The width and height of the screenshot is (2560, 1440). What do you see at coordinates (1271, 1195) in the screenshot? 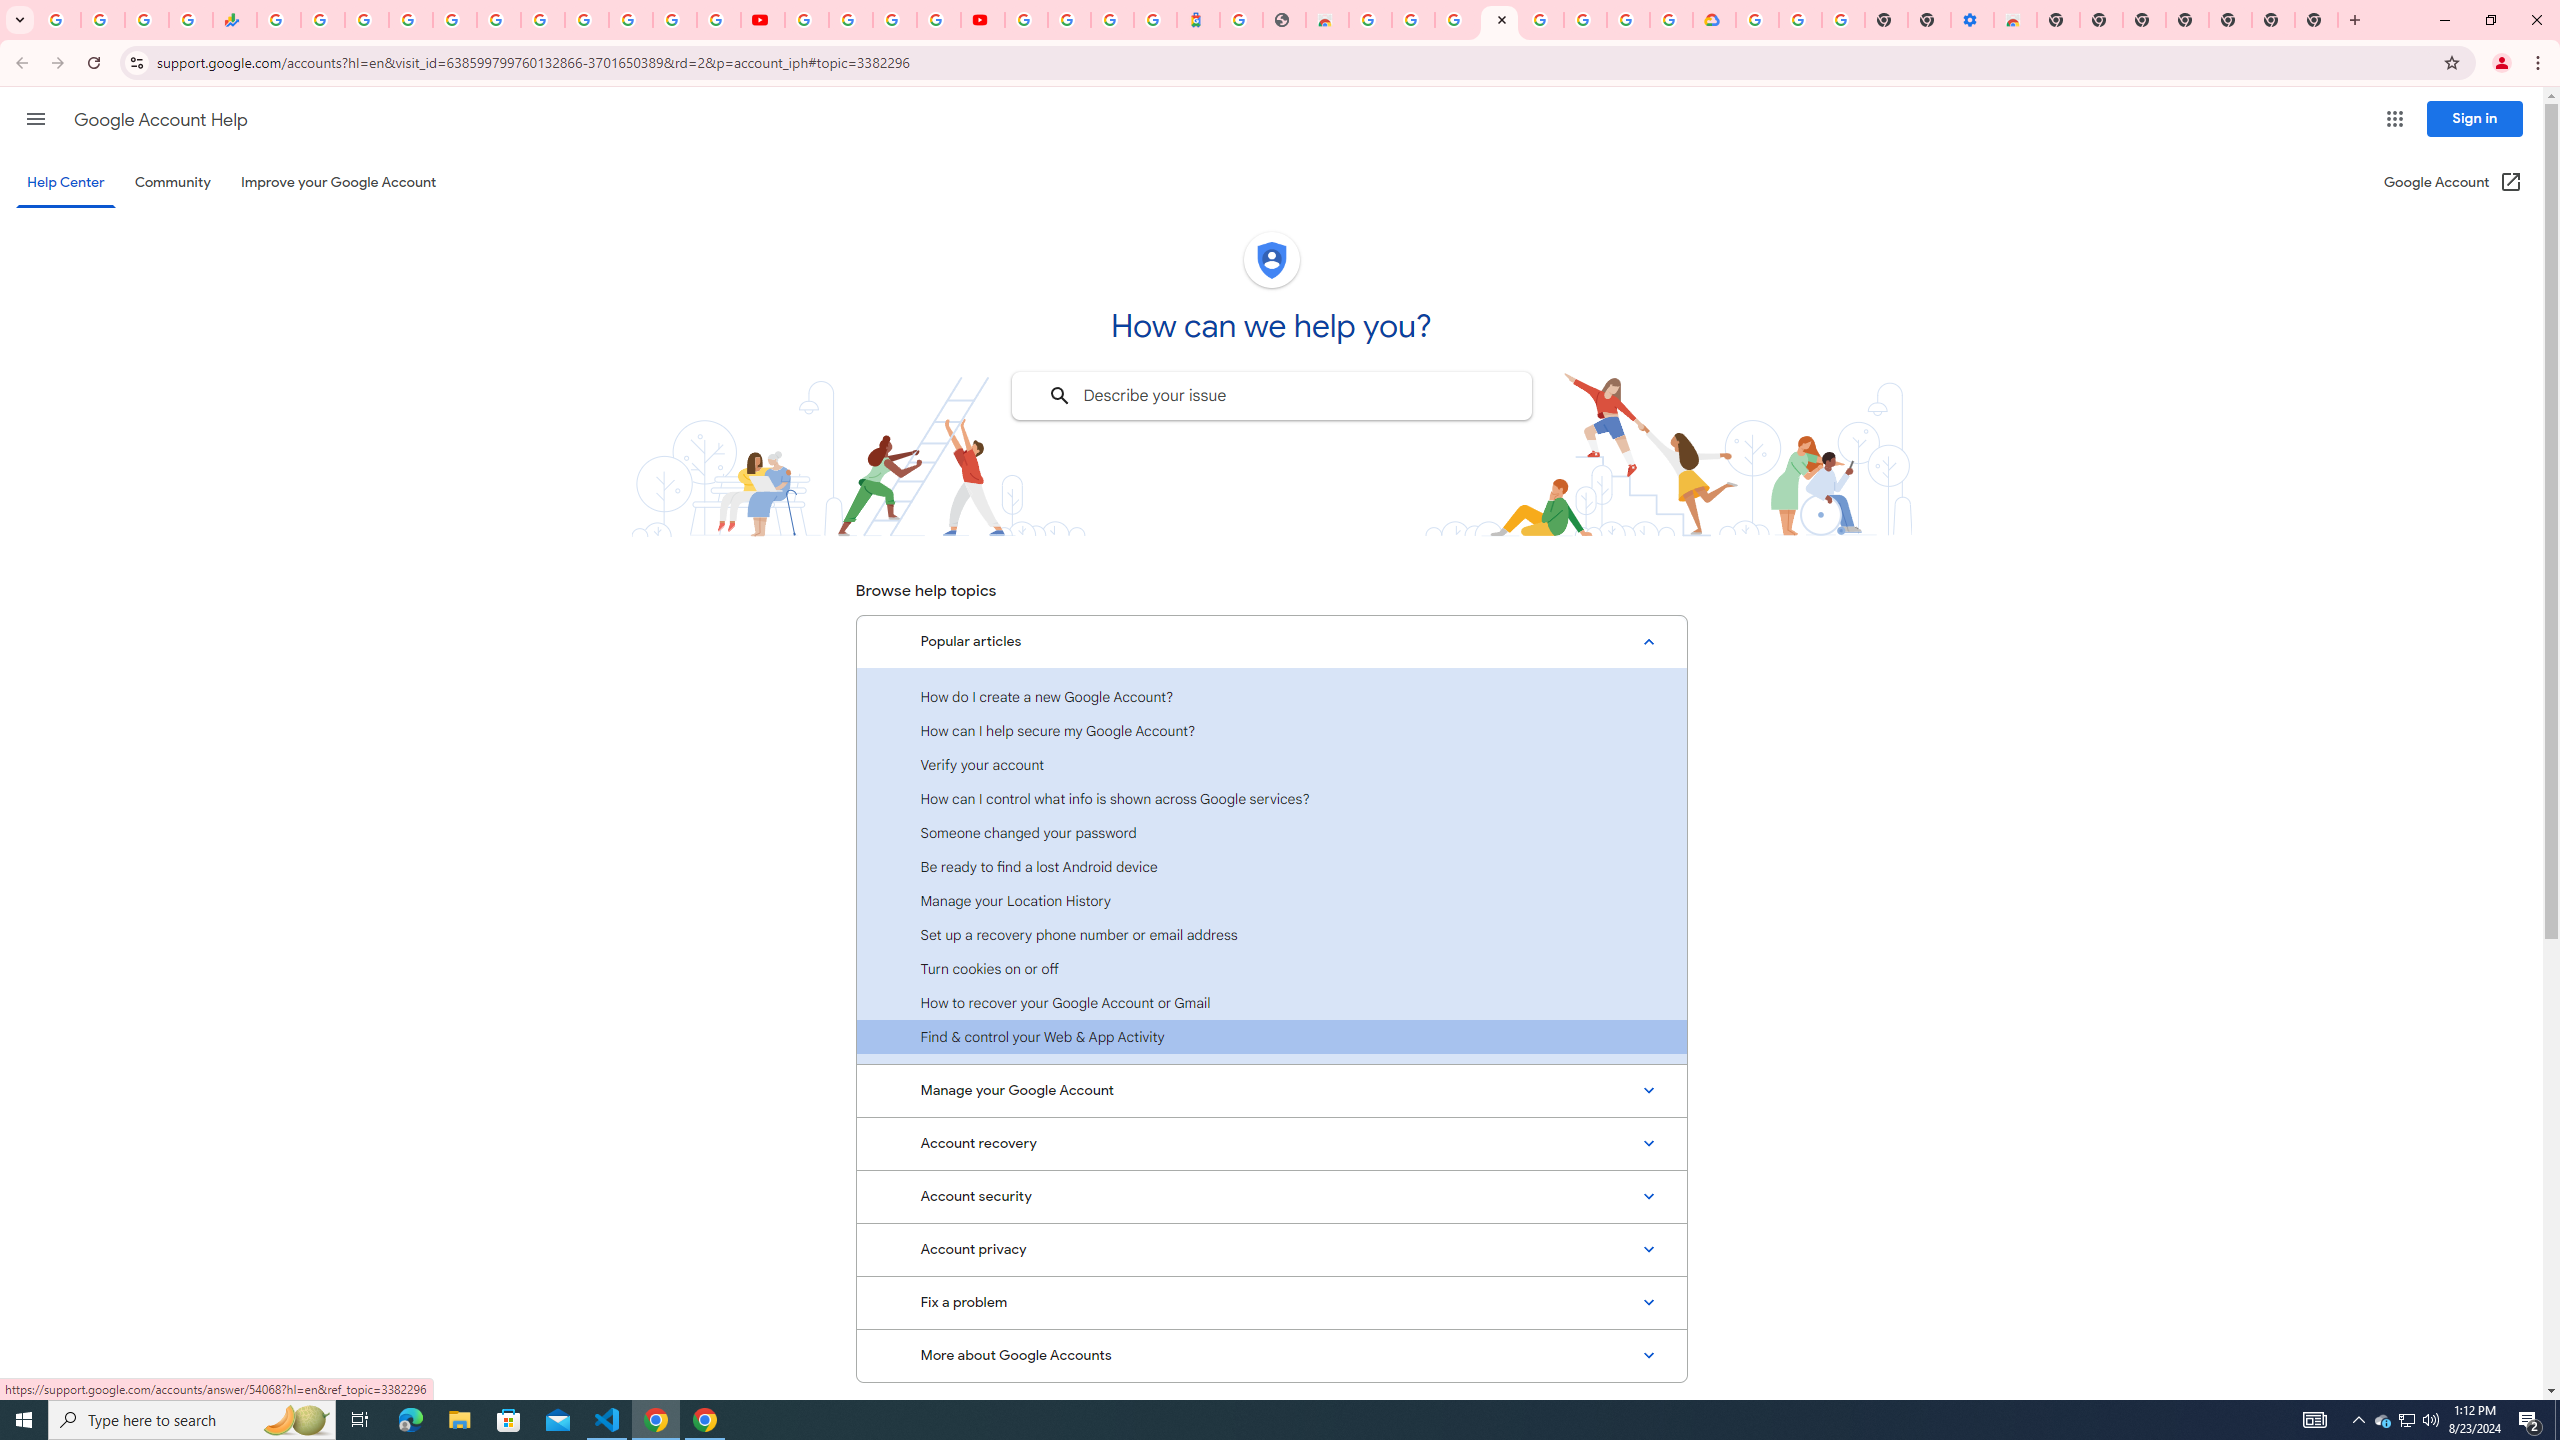
I see `'Account security'` at bounding box center [1271, 1195].